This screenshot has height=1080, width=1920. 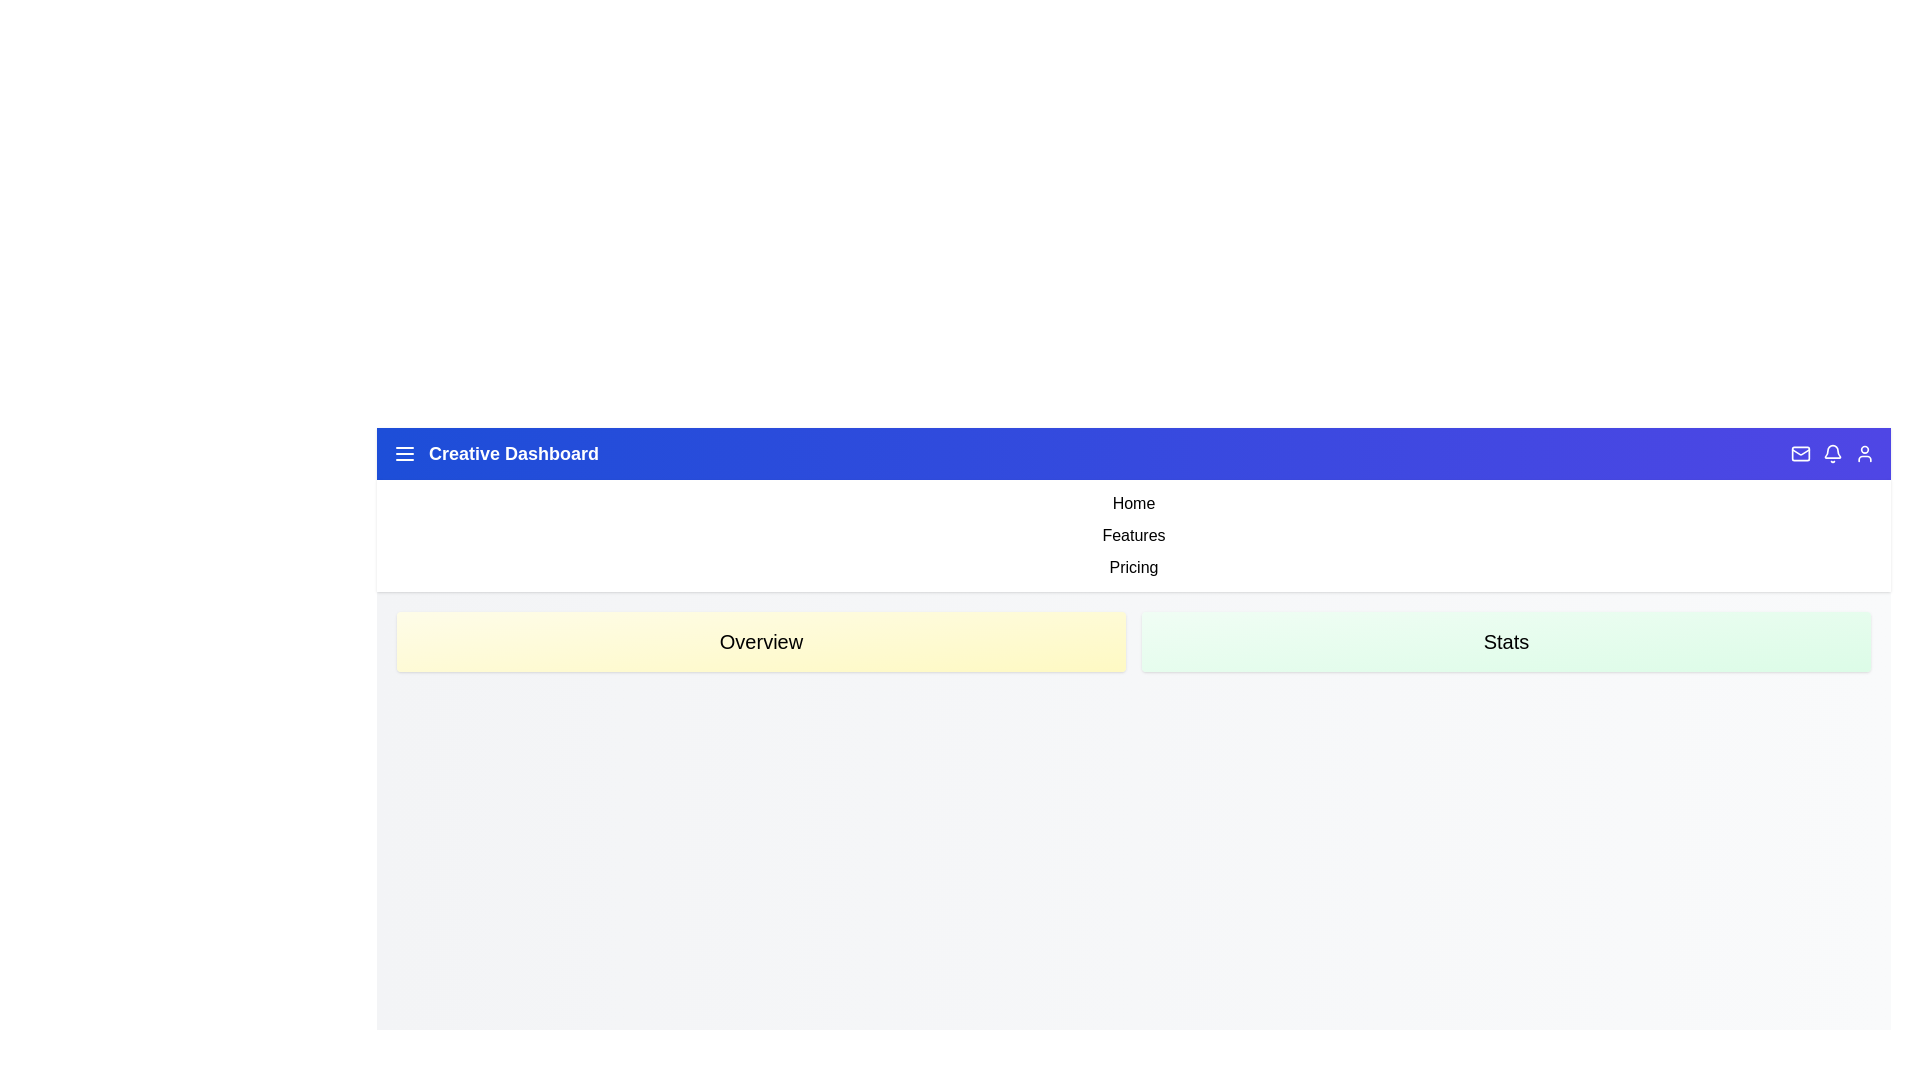 What do you see at coordinates (1506, 641) in the screenshot?
I see `the 'Stats' section to explore it` at bounding box center [1506, 641].